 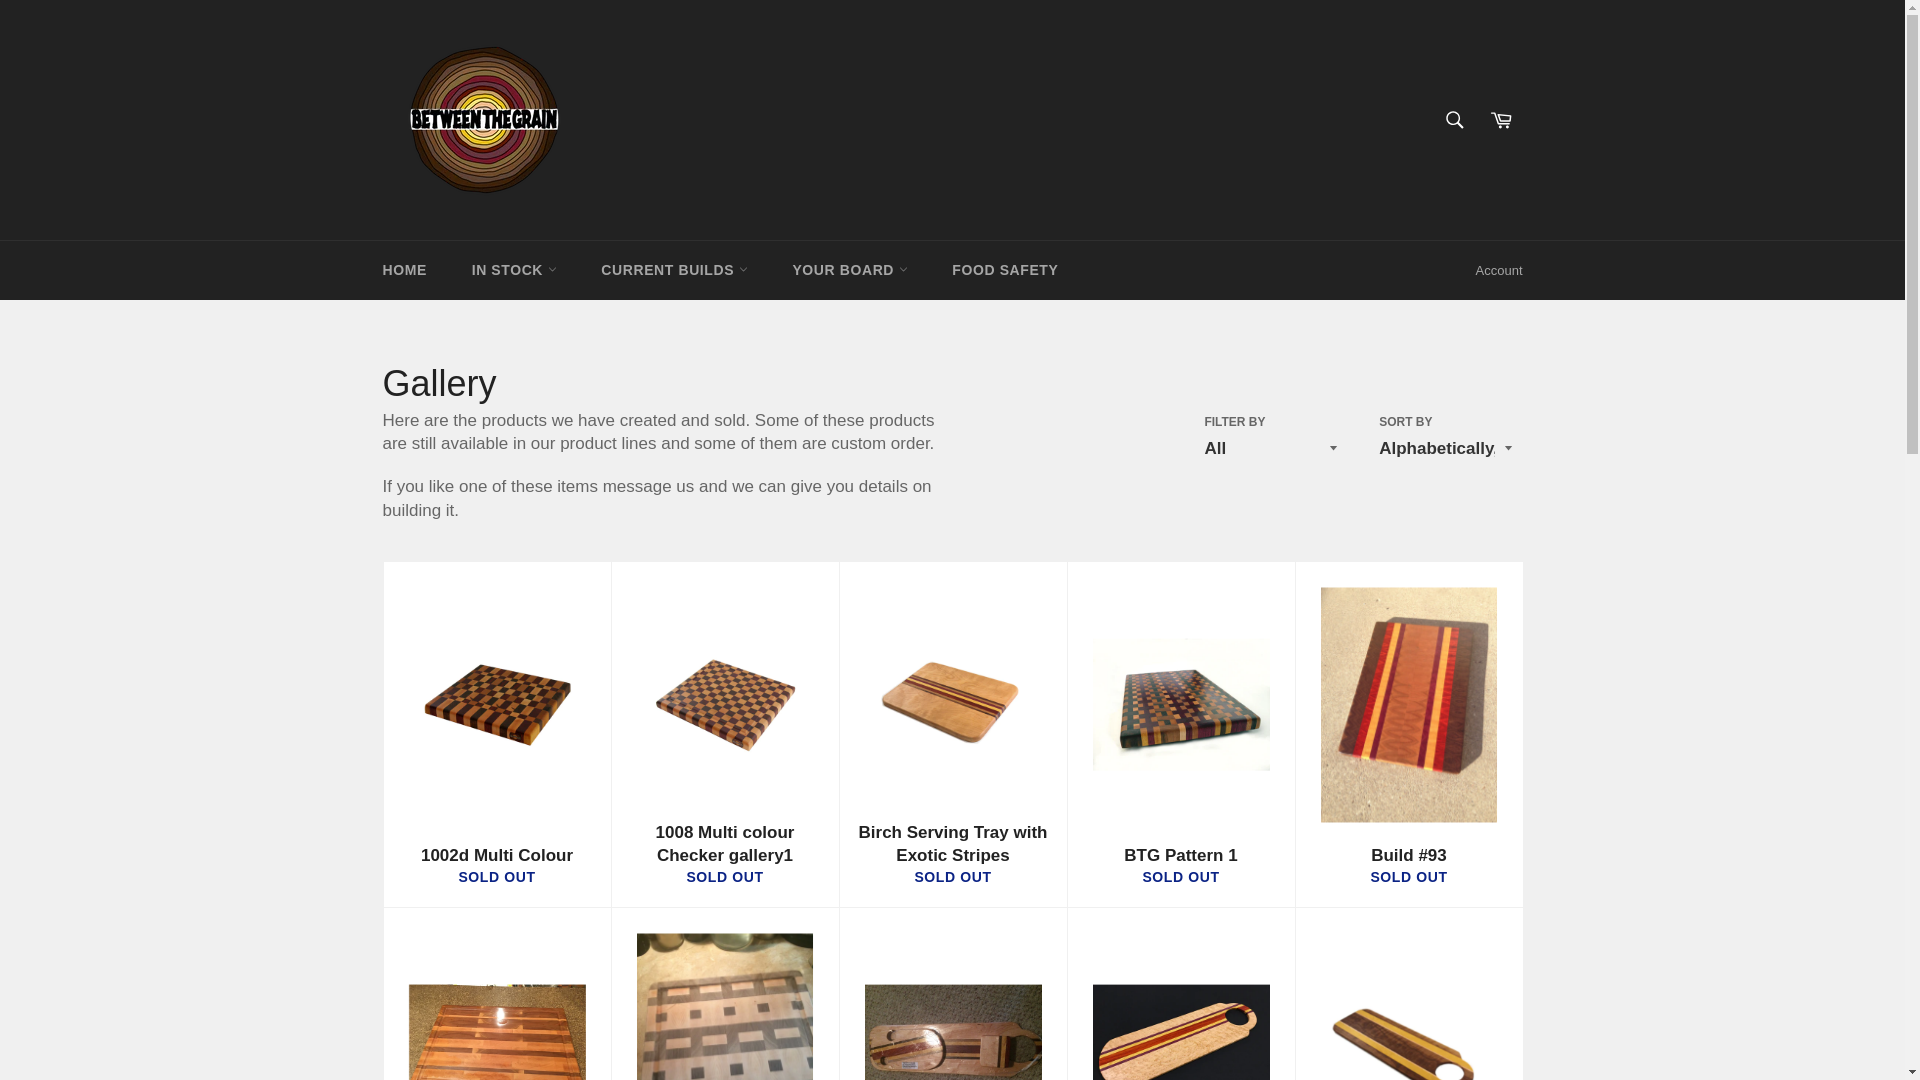 What do you see at coordinates (1454, 119) in the screenshot?
I see `'Search'` at bounding box center [1454, 119].